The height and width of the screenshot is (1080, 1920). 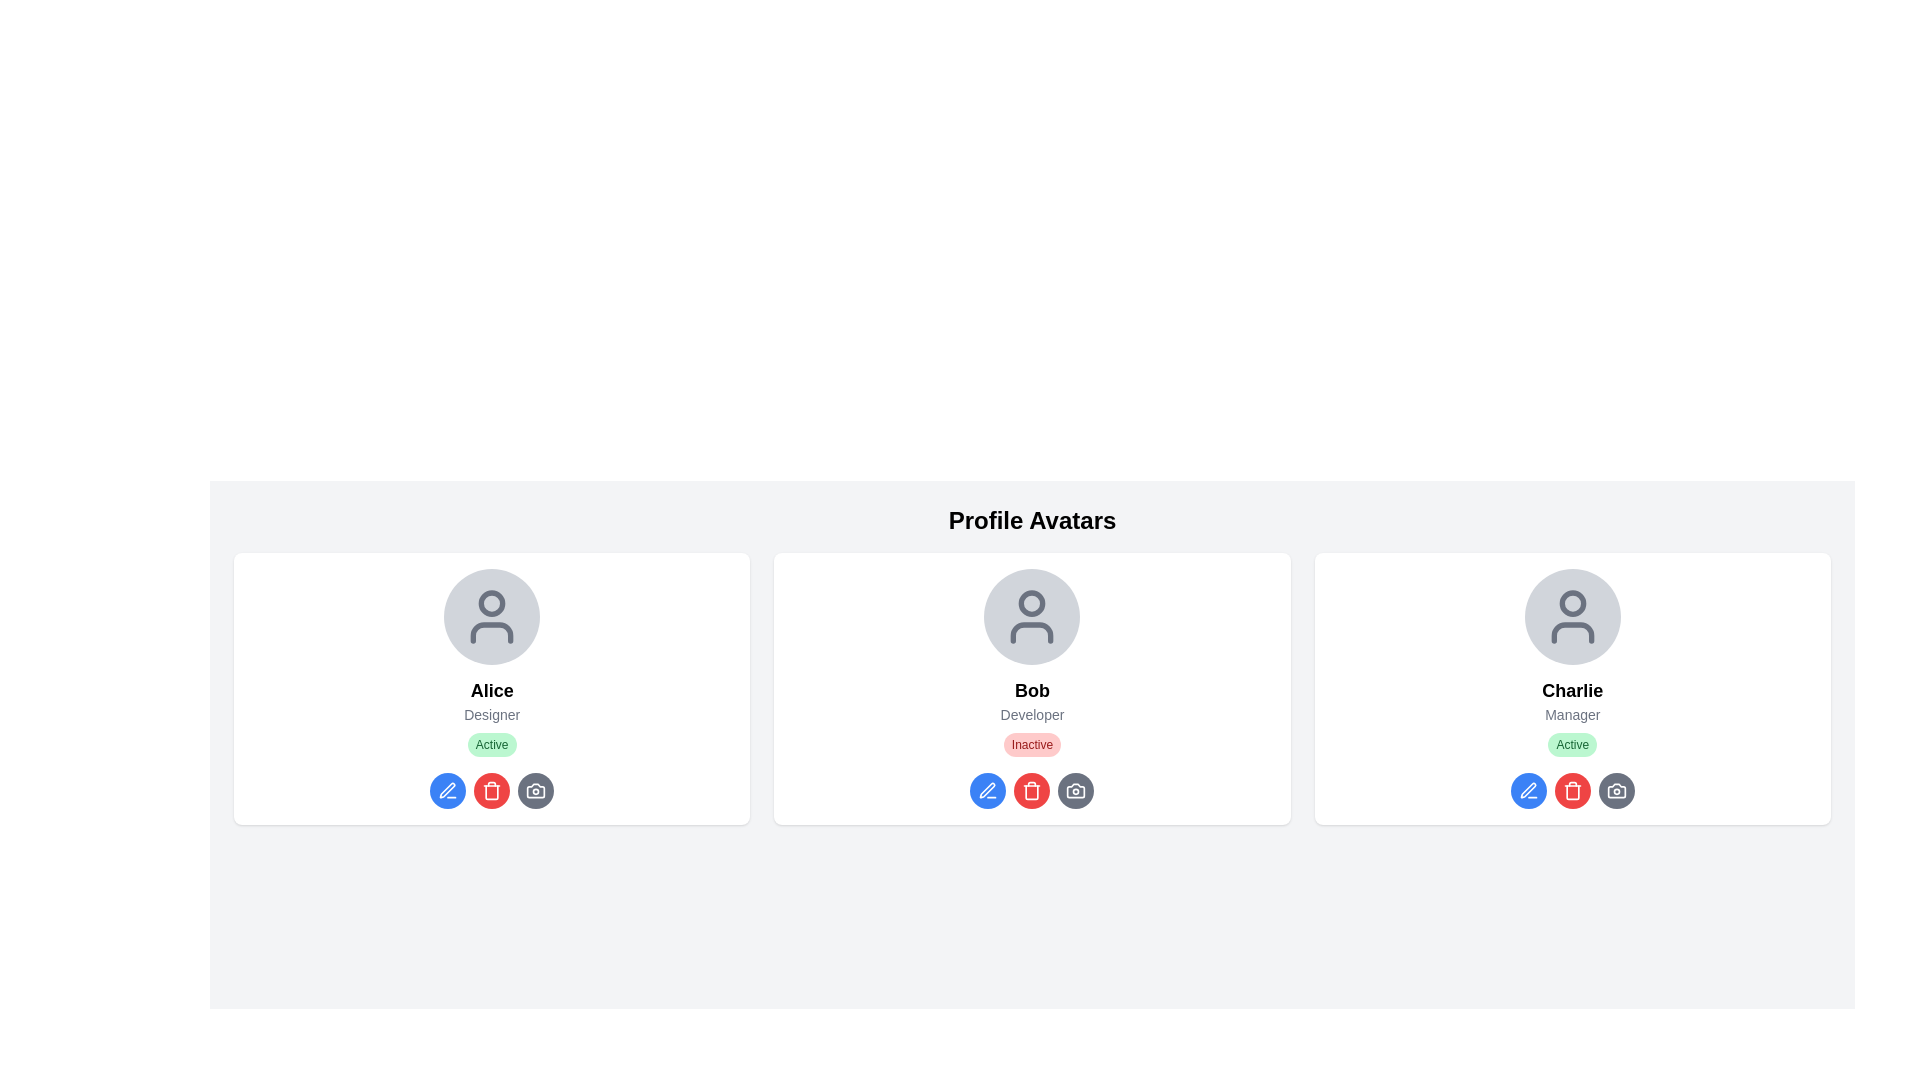 I want to click on the User Profile Placeholder for the card associated with 'Charlie' located in the top section of the third card in a row of similar cards, so click(x=1571, y=616).